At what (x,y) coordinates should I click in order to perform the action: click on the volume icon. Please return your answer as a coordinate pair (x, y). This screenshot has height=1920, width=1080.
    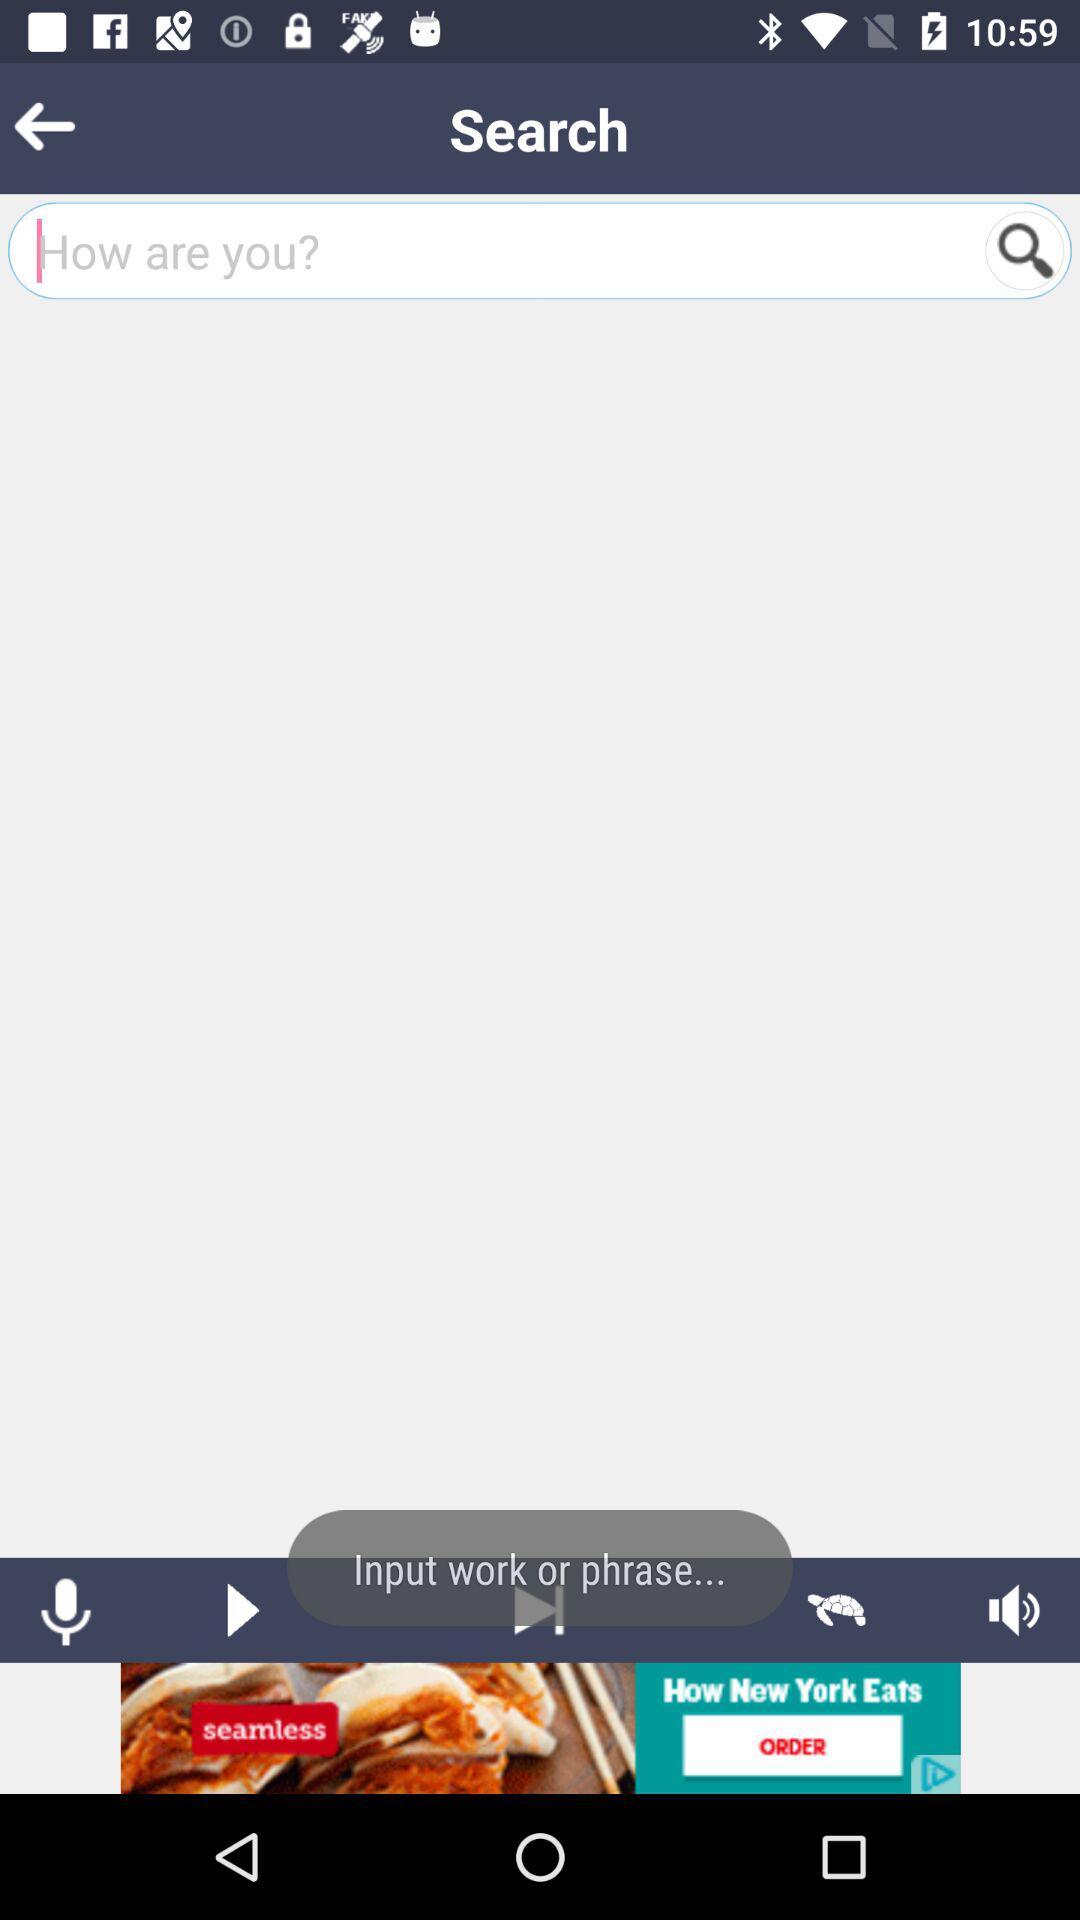
    Looking at the image, I should click on (1014, 1610).